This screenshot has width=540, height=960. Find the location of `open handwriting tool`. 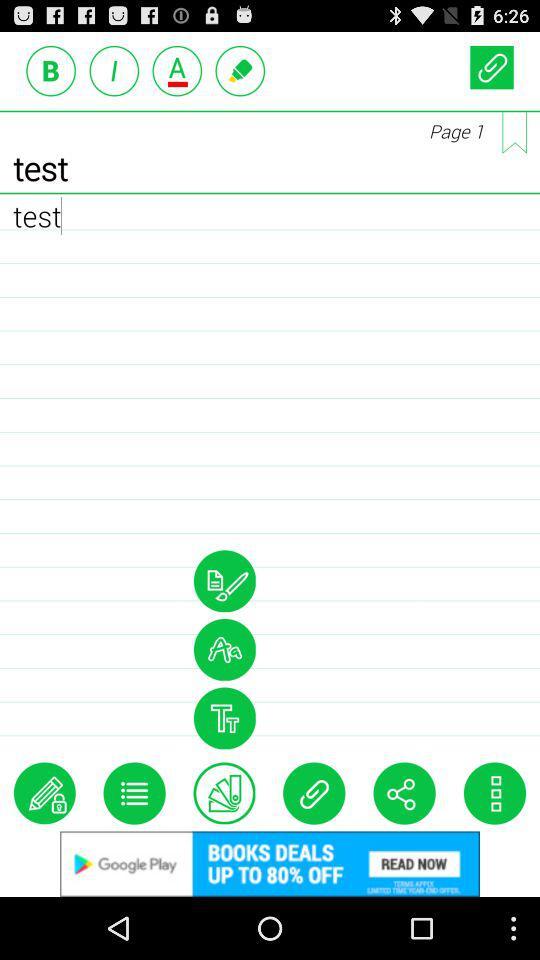

open handwriting tool is located at coordinates (223, 581).